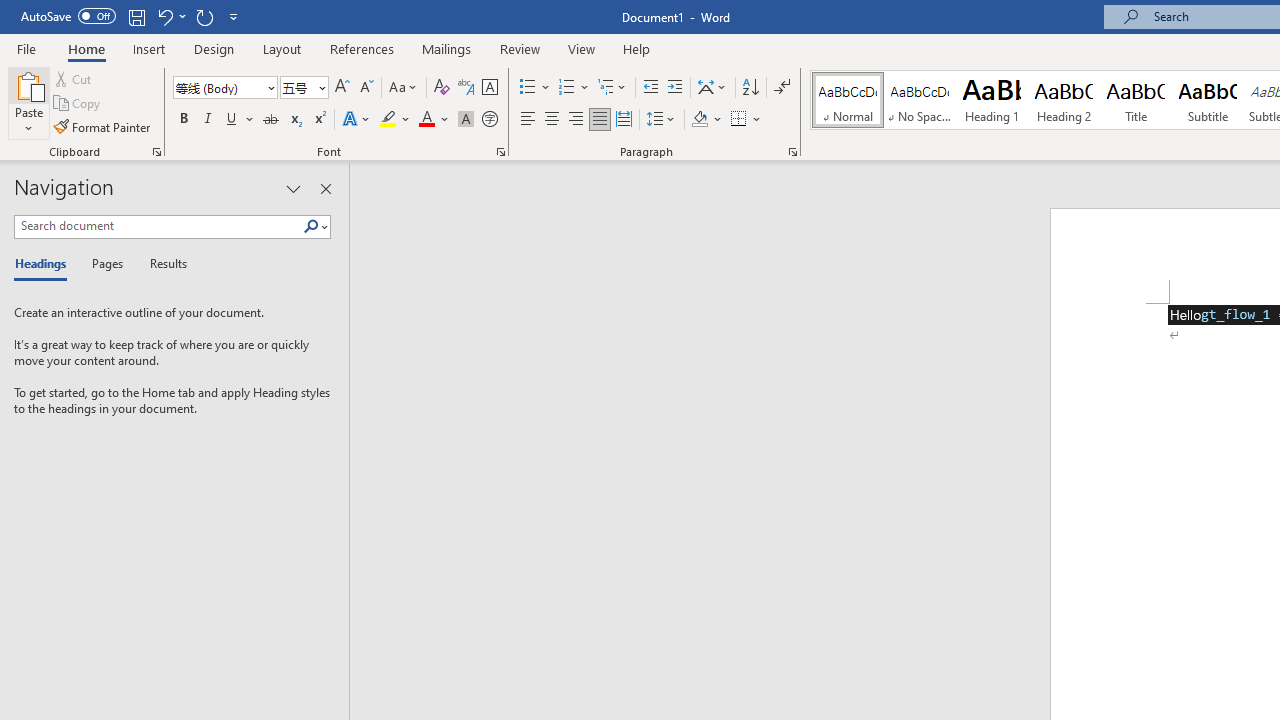  I want to click on 'Heading 2', so click(1062, 100).